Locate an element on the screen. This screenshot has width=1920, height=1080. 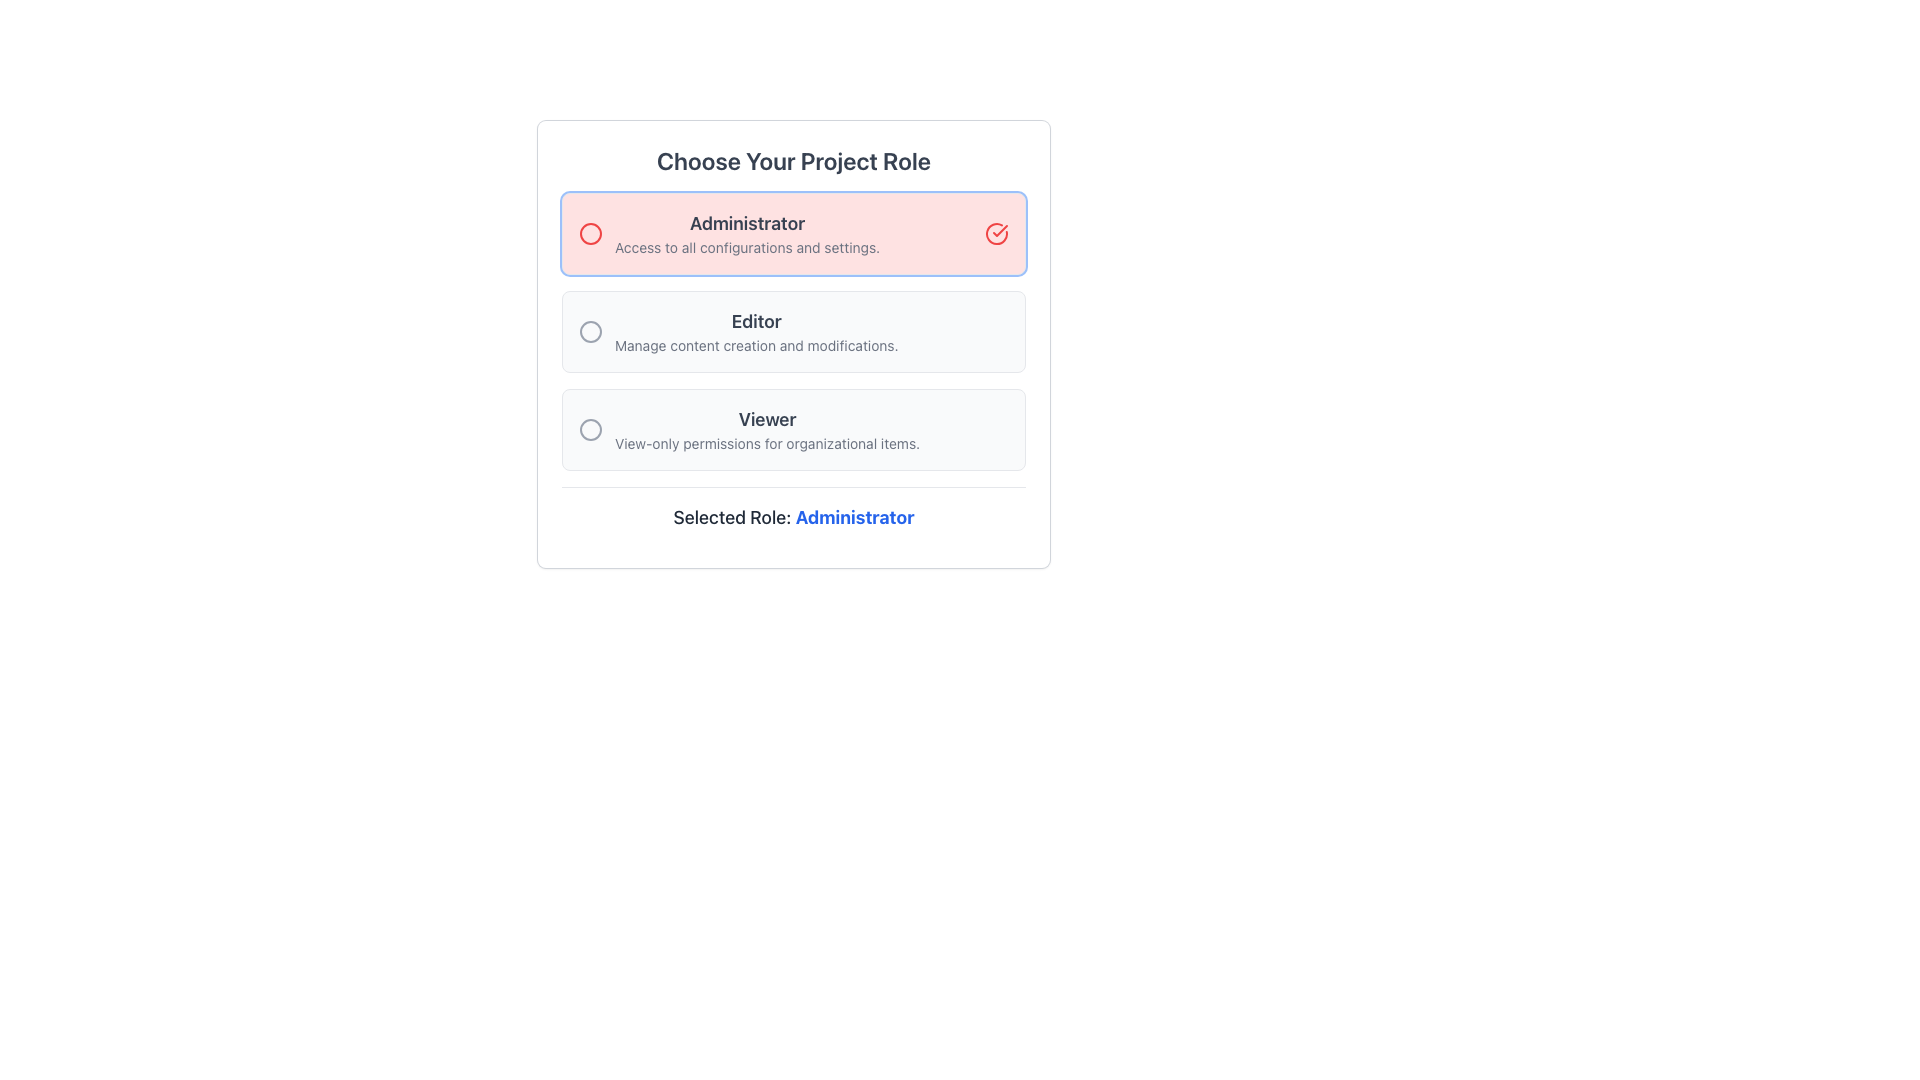
the selectable option for the 'Administrator' role, which is the first item in the vertical list of roles located above the 'Editor' and 'Viewer' options is located at coordinates (746, 233).